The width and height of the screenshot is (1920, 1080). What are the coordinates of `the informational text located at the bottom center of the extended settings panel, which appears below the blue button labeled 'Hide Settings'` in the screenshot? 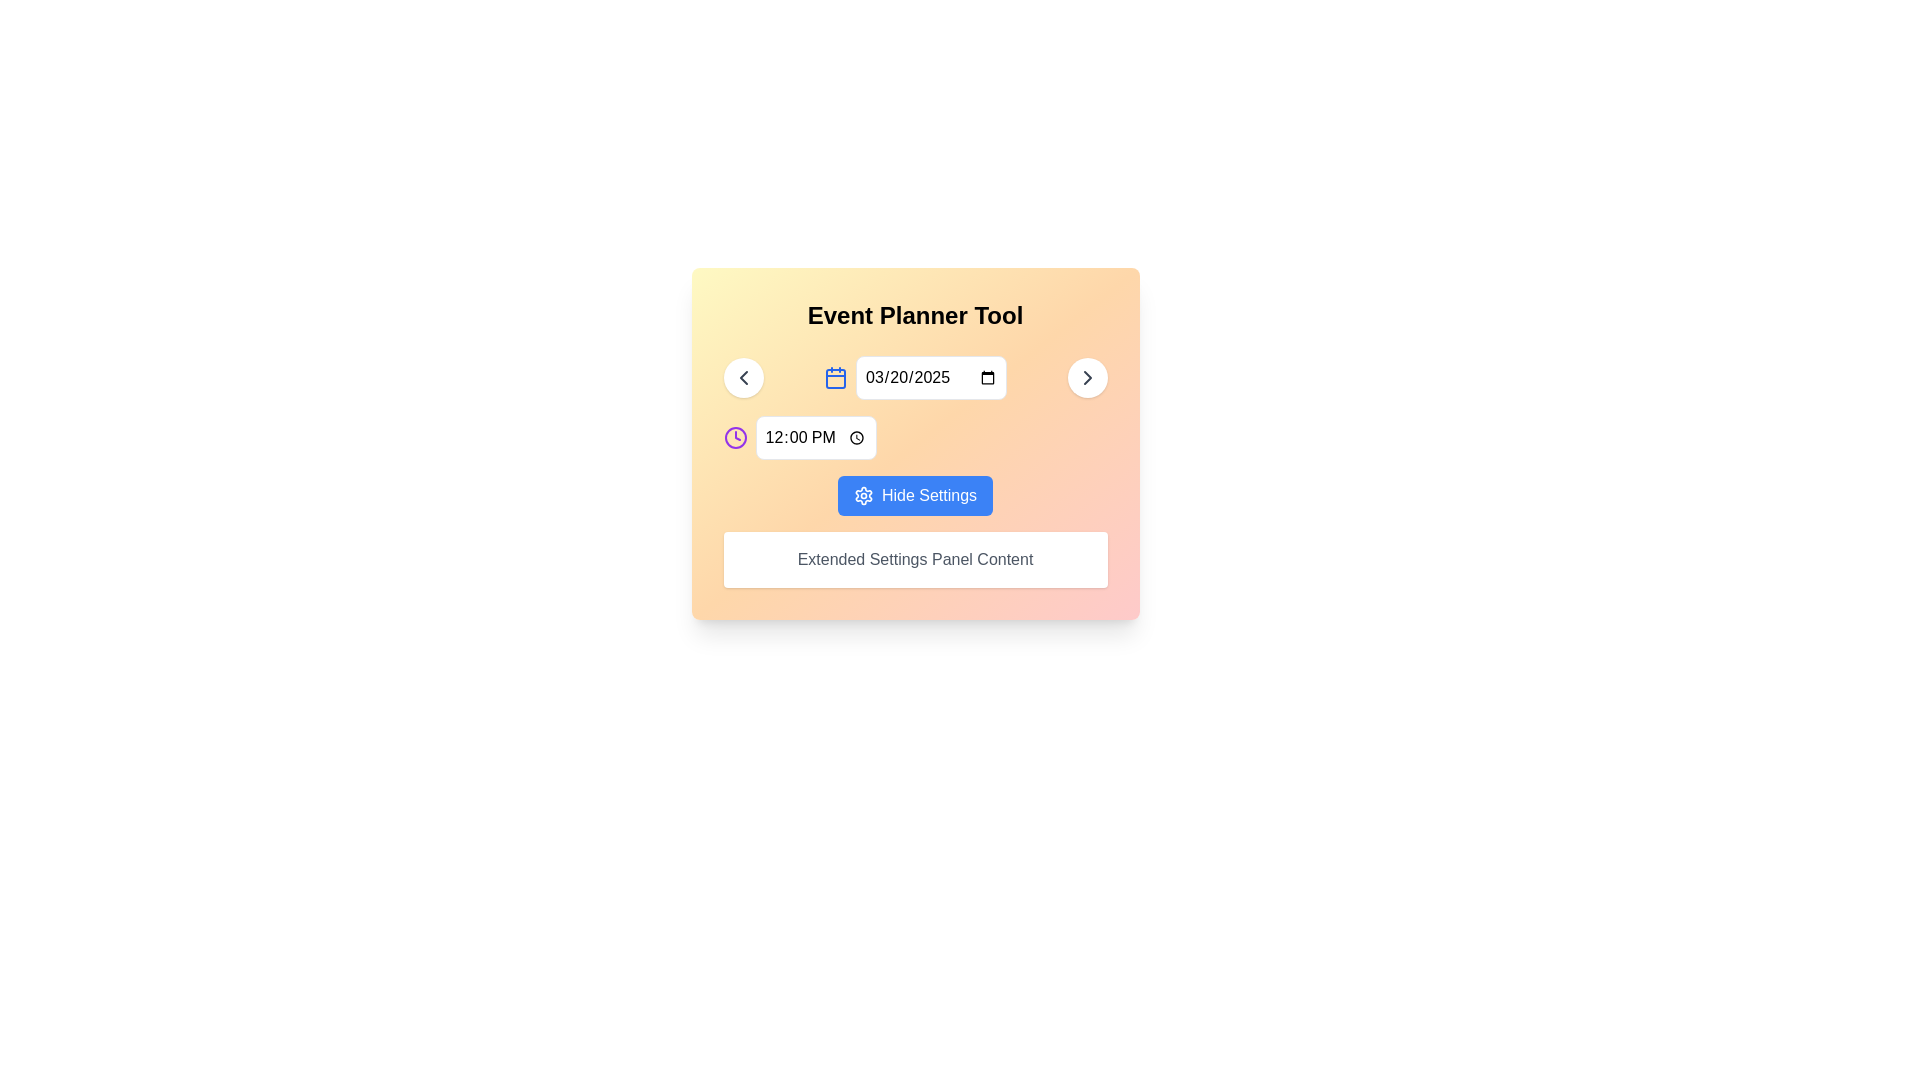 It's located at (914, 559).